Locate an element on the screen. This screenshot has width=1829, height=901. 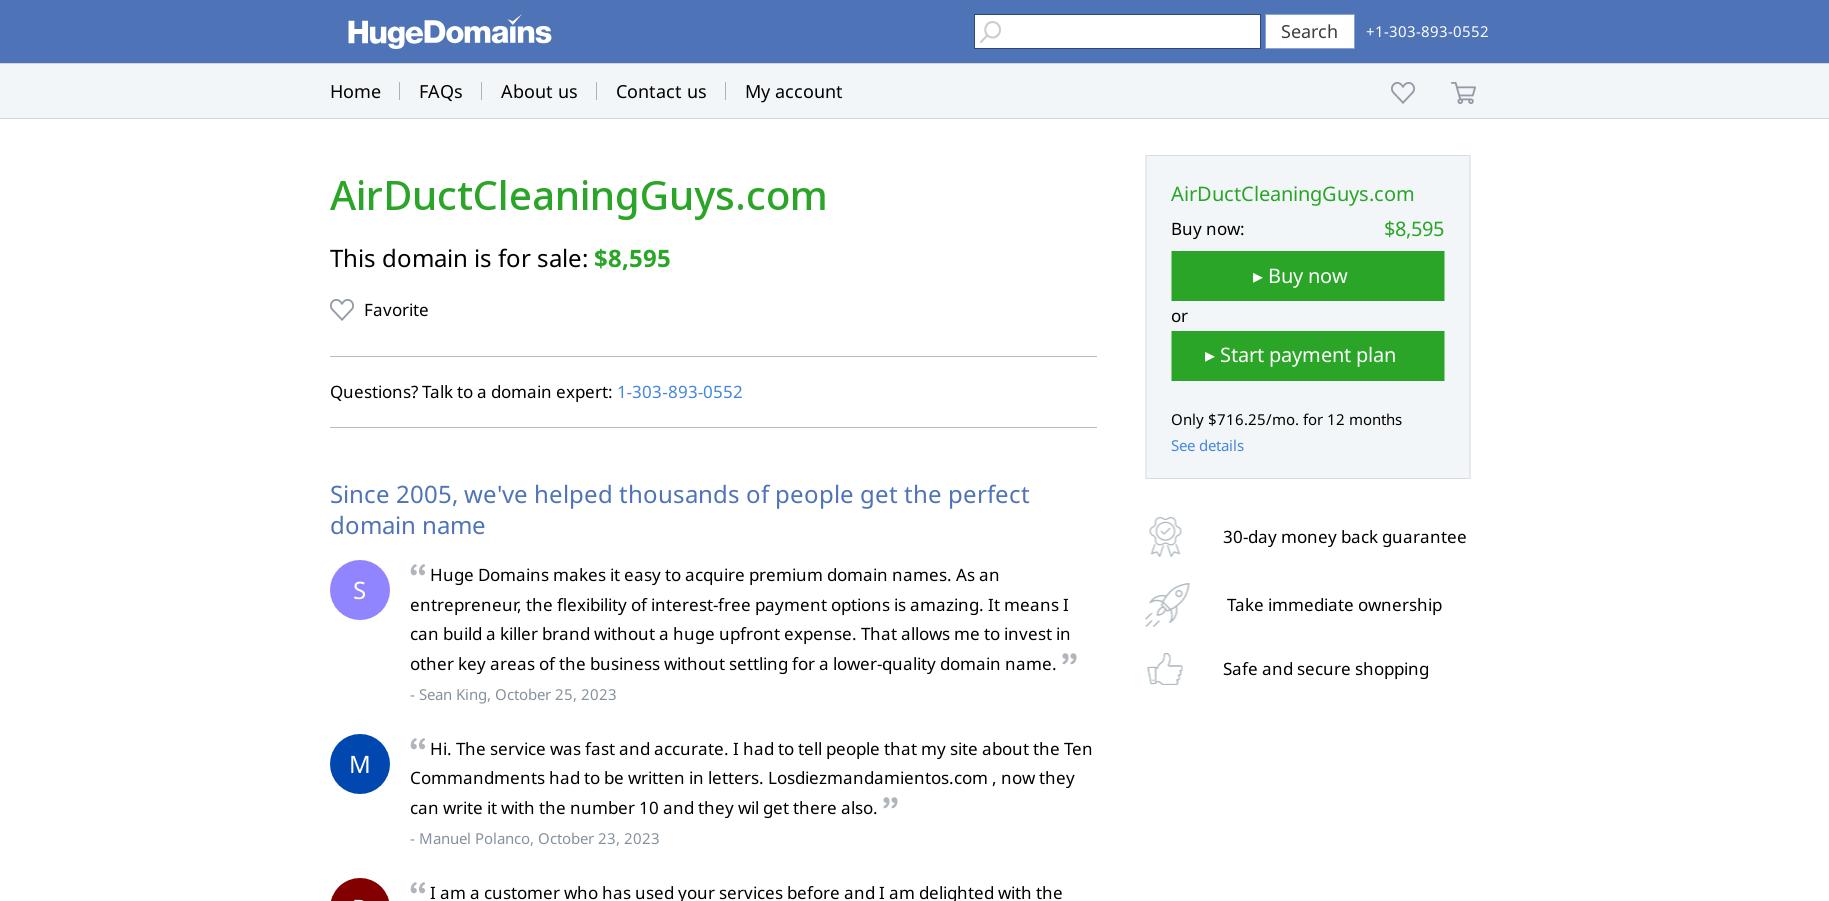
'Huge Domains makes it easy to acquire premium domain names. As an entrepreneur, the flexibility of interest-free payment options is amazing. It means I can build a killer brand without a huge upfront expense. That allows me to invest in other key areas of the business without settling for a lower-quality domain name.' is located at coordinates (407, 617).